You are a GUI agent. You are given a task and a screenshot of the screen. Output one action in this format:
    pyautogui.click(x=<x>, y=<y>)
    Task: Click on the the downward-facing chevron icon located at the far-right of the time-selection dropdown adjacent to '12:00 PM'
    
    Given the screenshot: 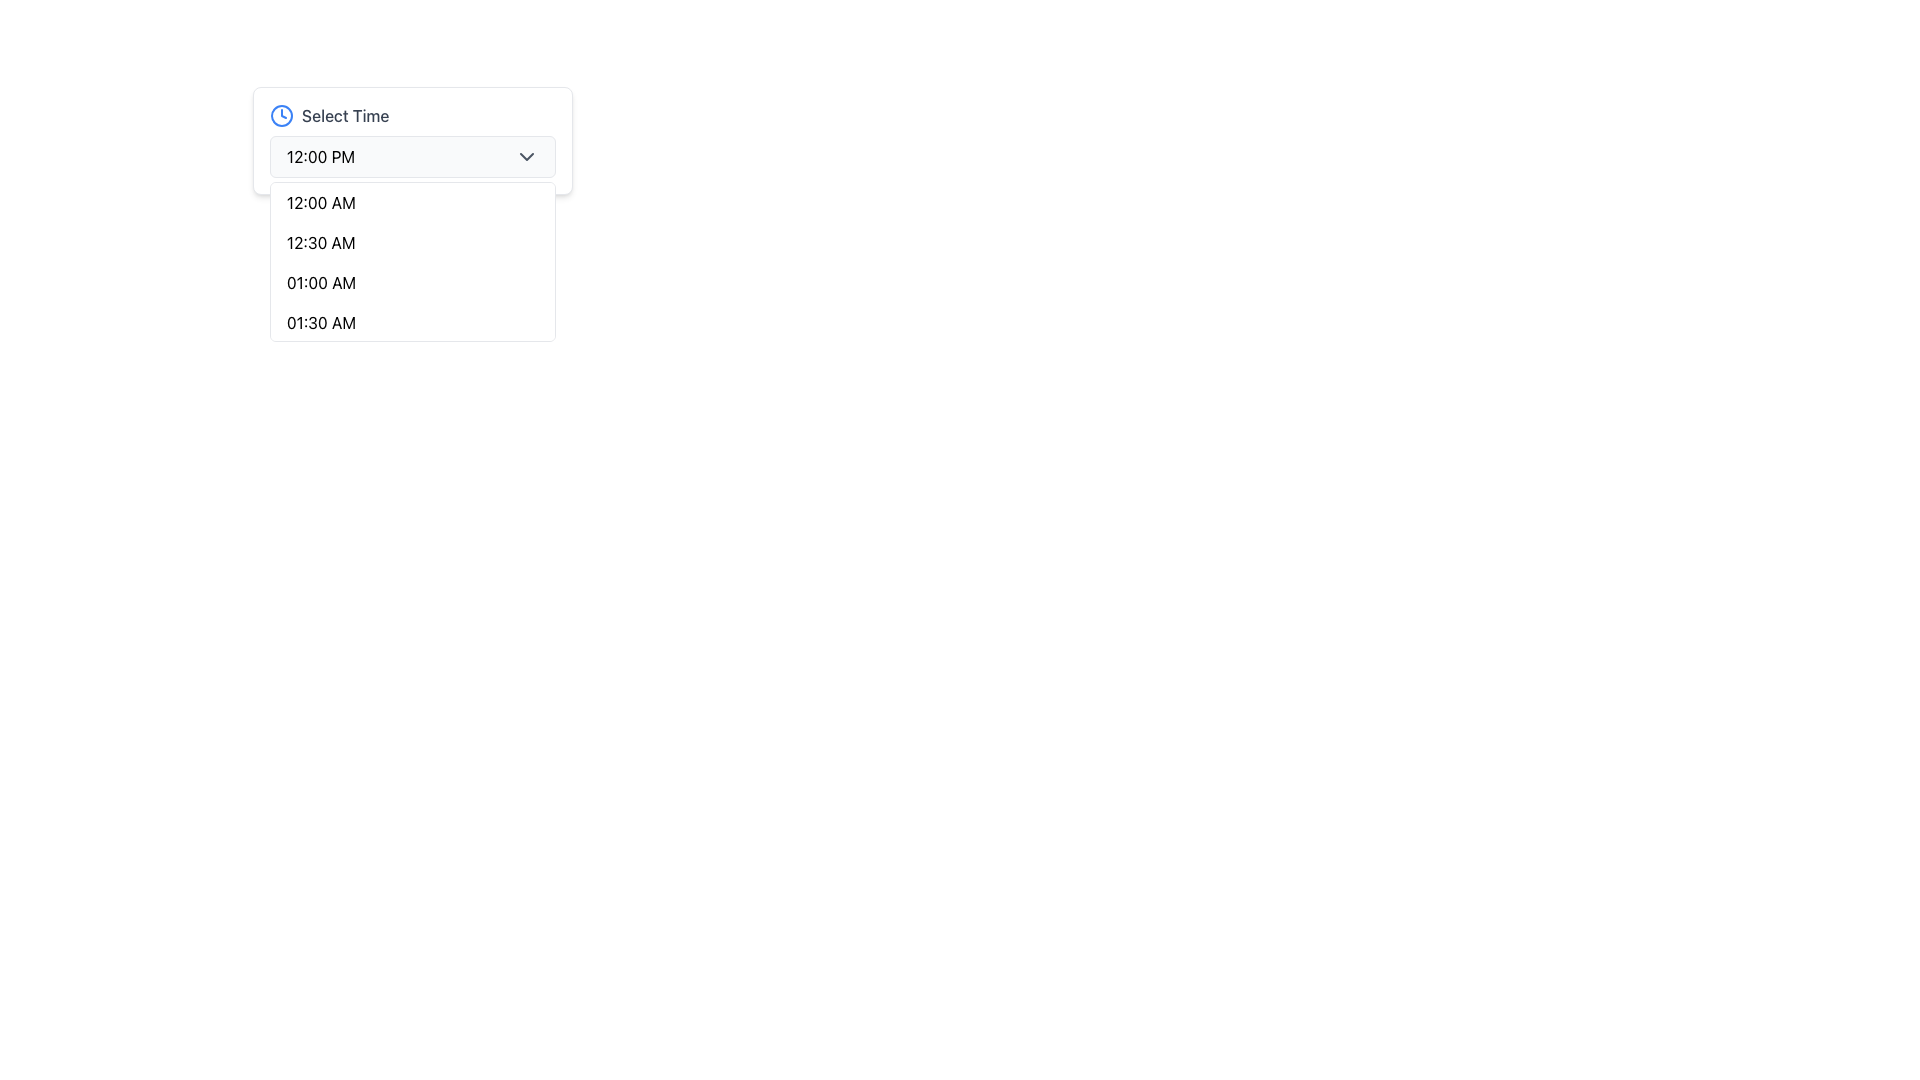 What is the action you would take?
    pyautogui.click(x=527, y=156)
    